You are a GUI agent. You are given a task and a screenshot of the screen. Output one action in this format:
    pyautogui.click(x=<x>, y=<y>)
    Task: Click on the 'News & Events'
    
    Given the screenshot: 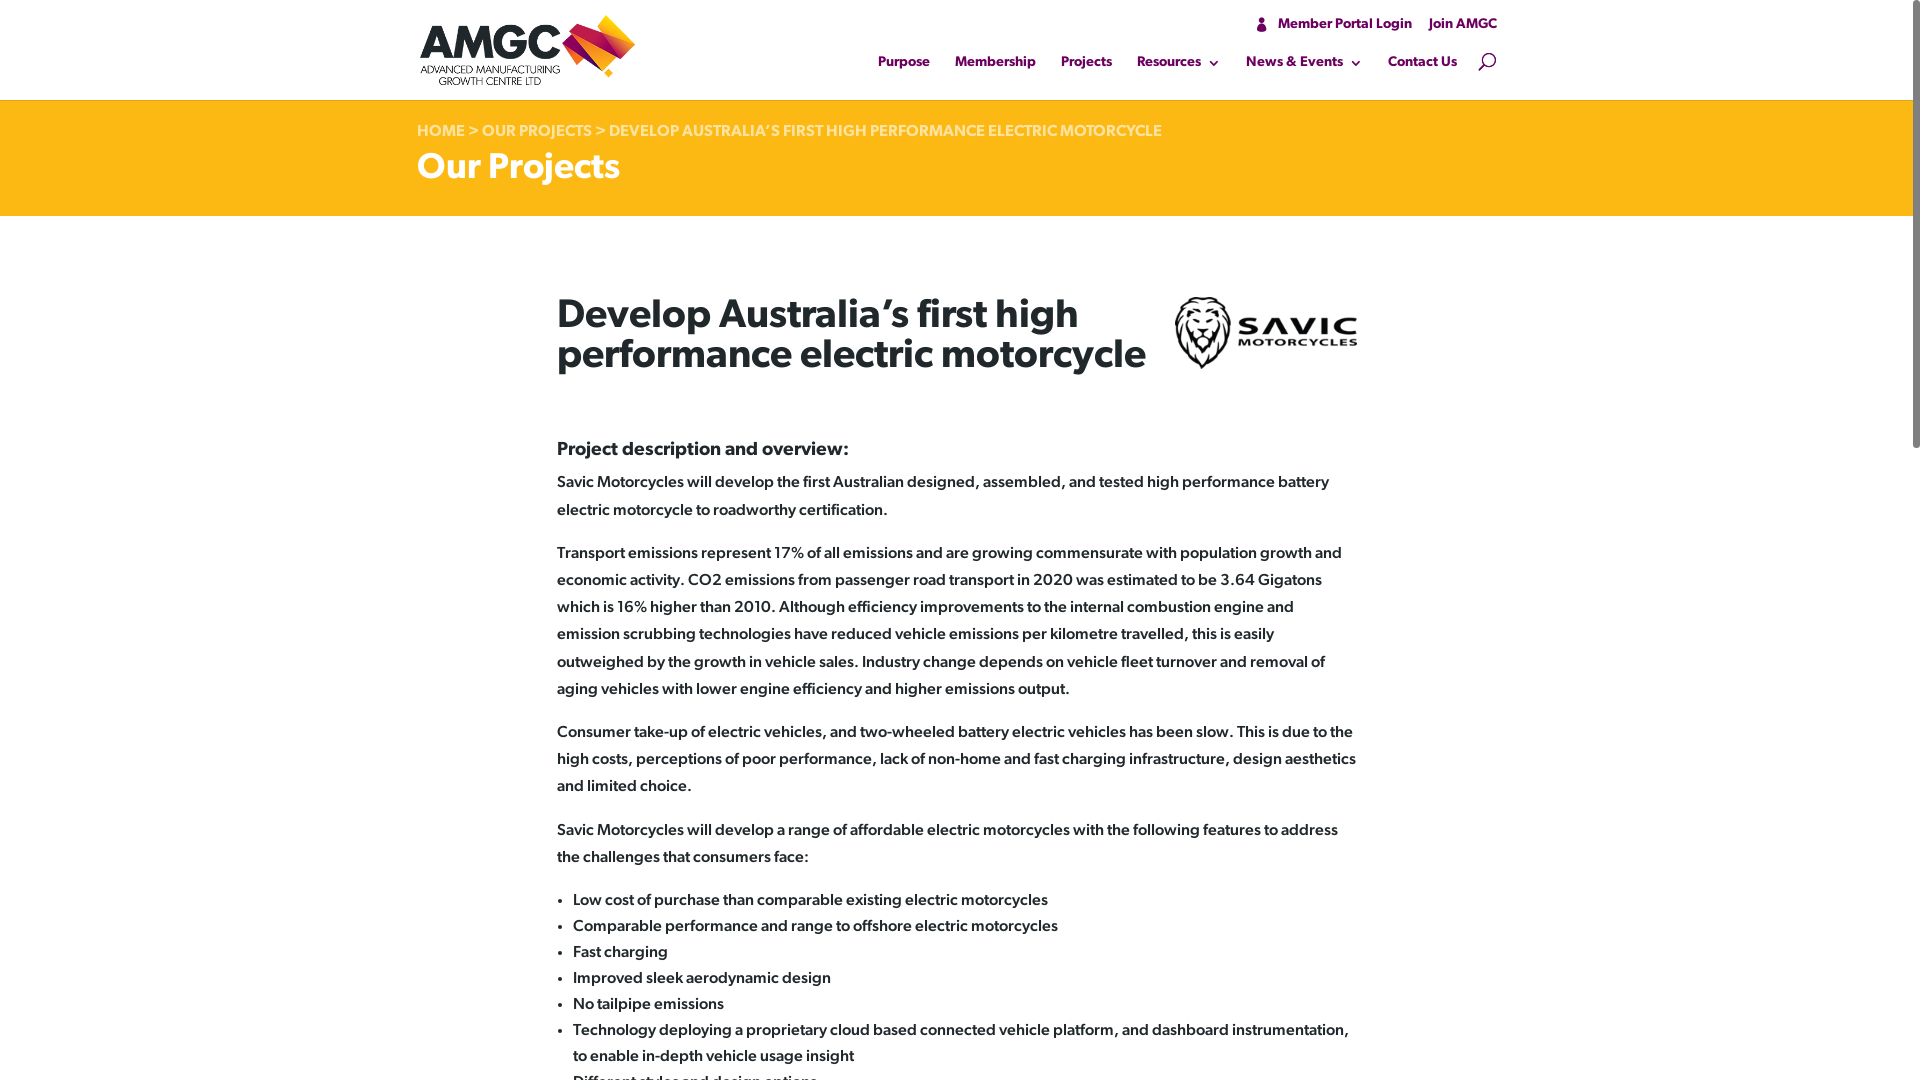 What is the action you would take?
    pyautogui.click(x=1304, y=66)
    